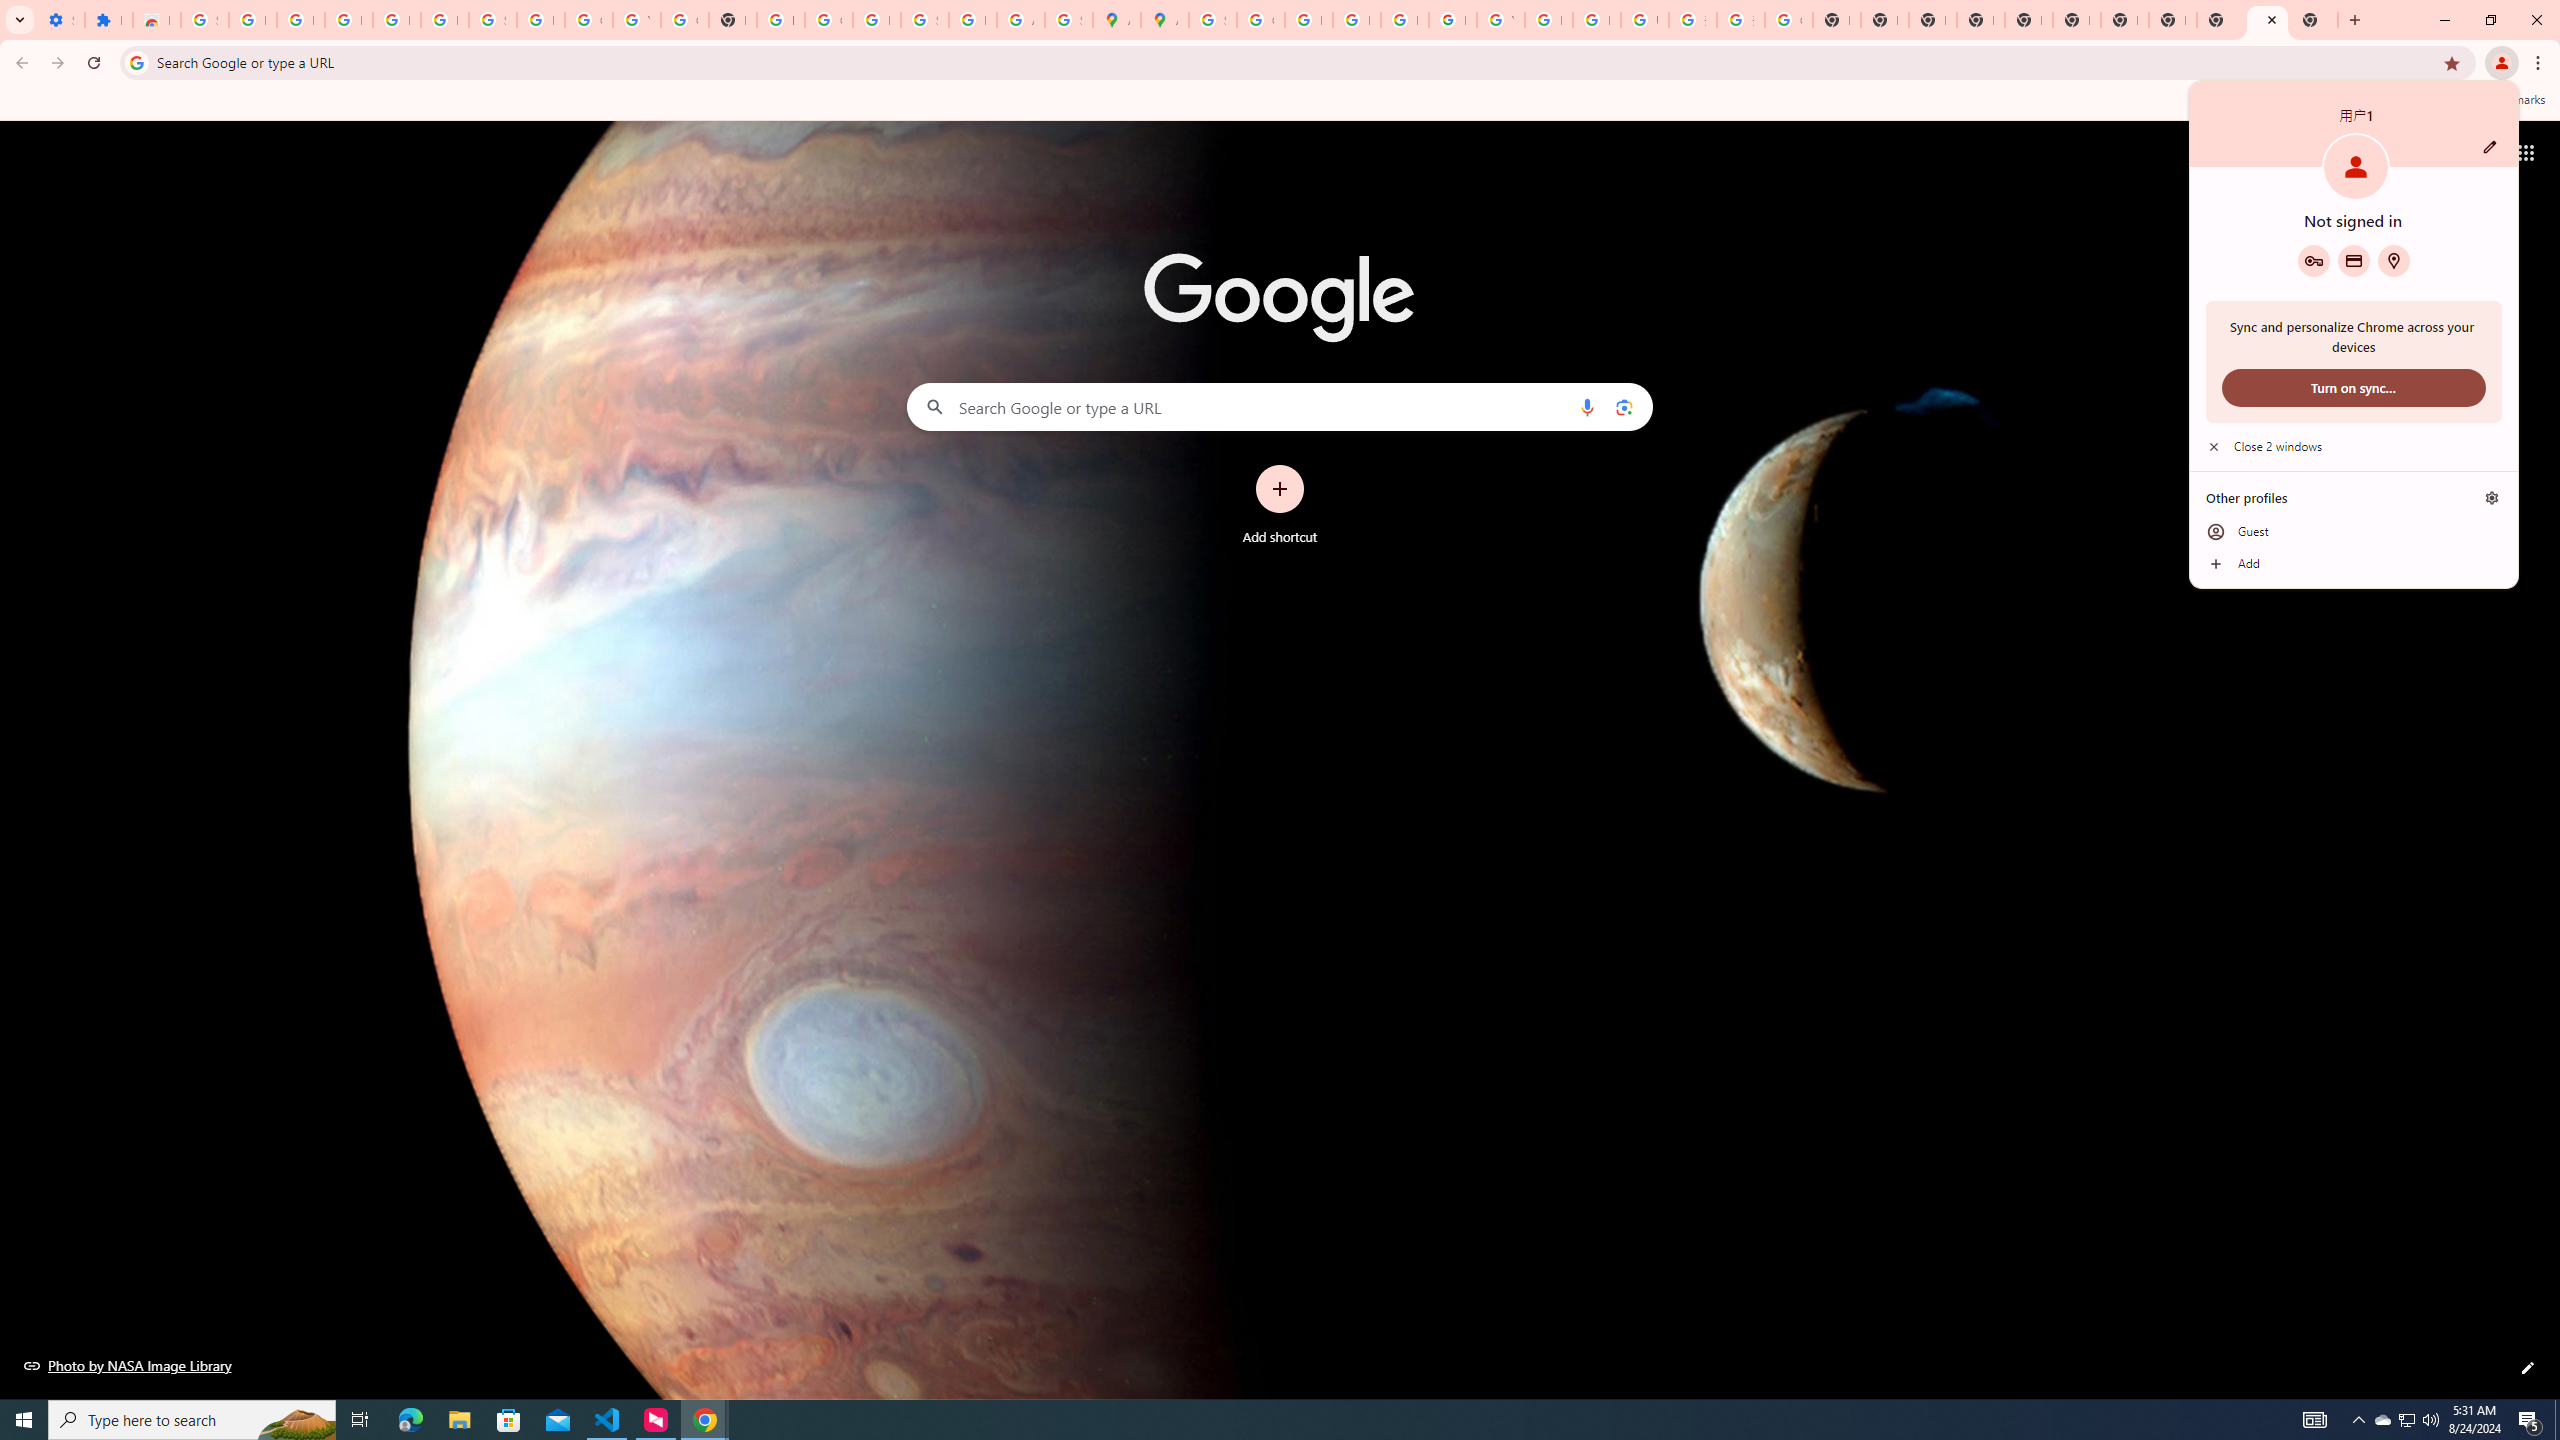  I want to click on 'Reload', so click(93, 62).